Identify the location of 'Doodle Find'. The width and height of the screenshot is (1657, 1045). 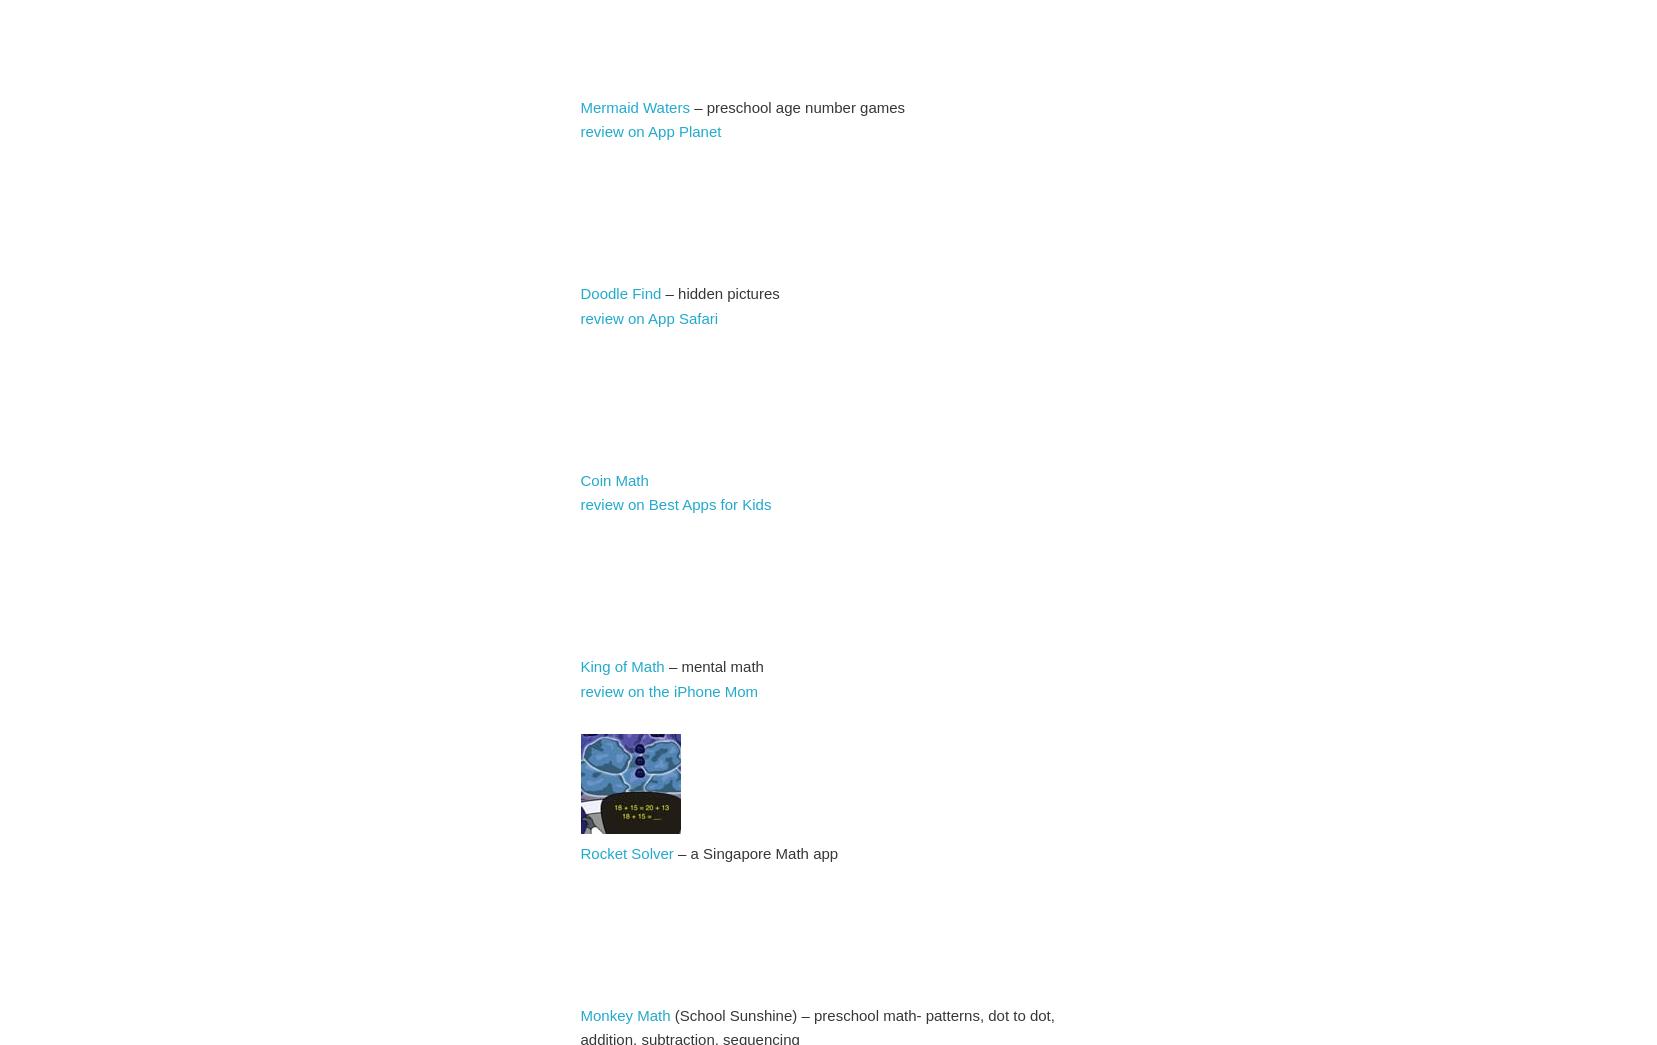
(579, 293).